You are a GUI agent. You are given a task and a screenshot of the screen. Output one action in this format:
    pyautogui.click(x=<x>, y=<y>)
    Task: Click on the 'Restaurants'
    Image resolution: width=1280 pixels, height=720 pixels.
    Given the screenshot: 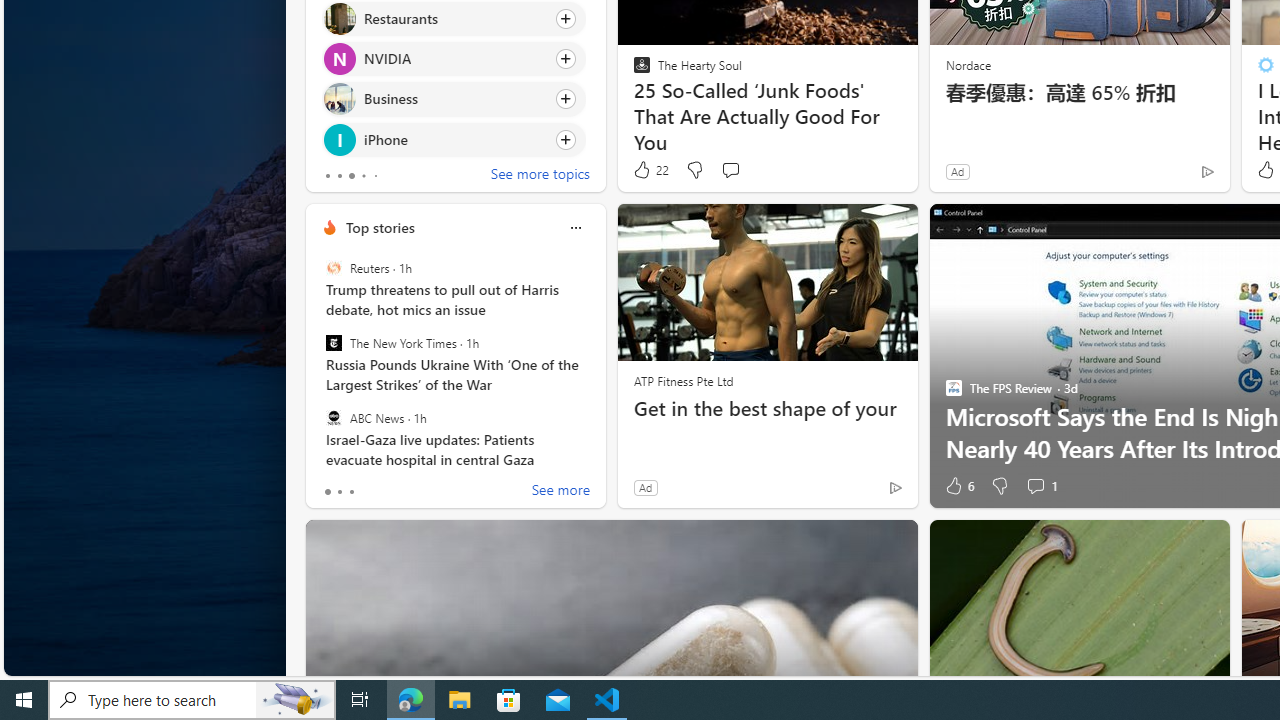 What is the action you would take?
    pyautogui.click(x=339, y=18)
    